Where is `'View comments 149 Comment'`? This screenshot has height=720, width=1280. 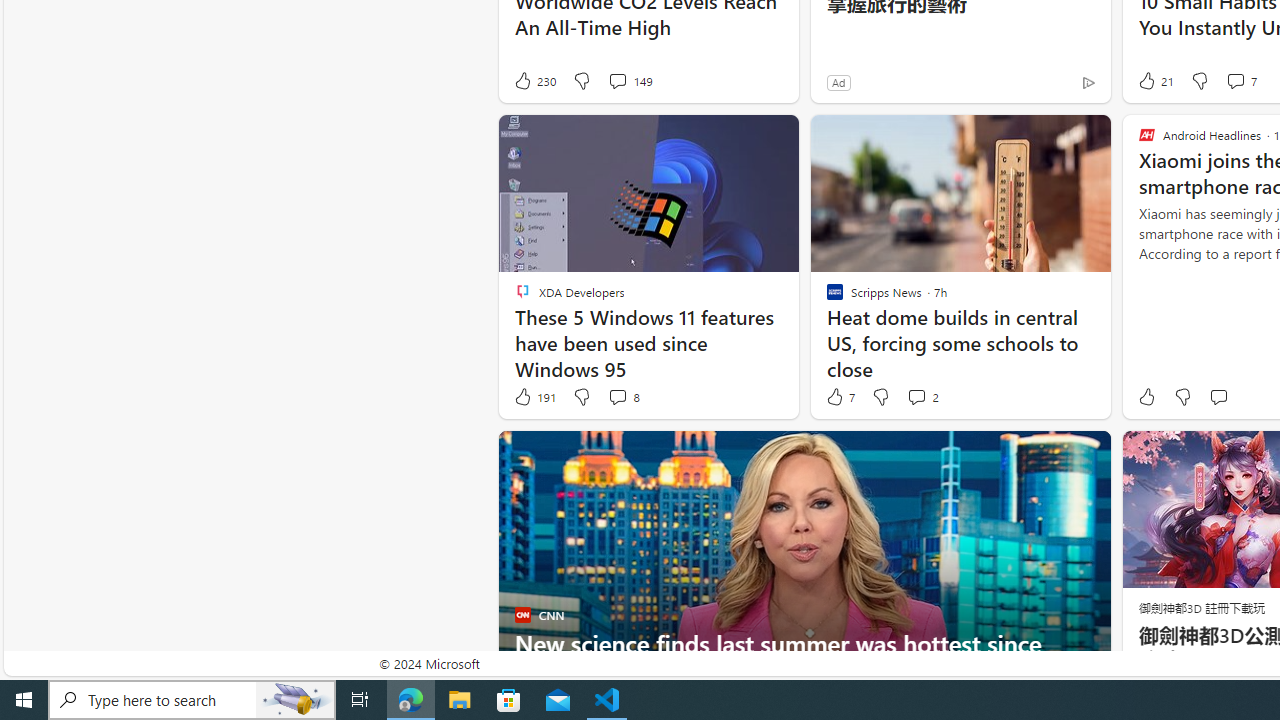 'View comments 149 Comment' is located at coordinates (616, 80).